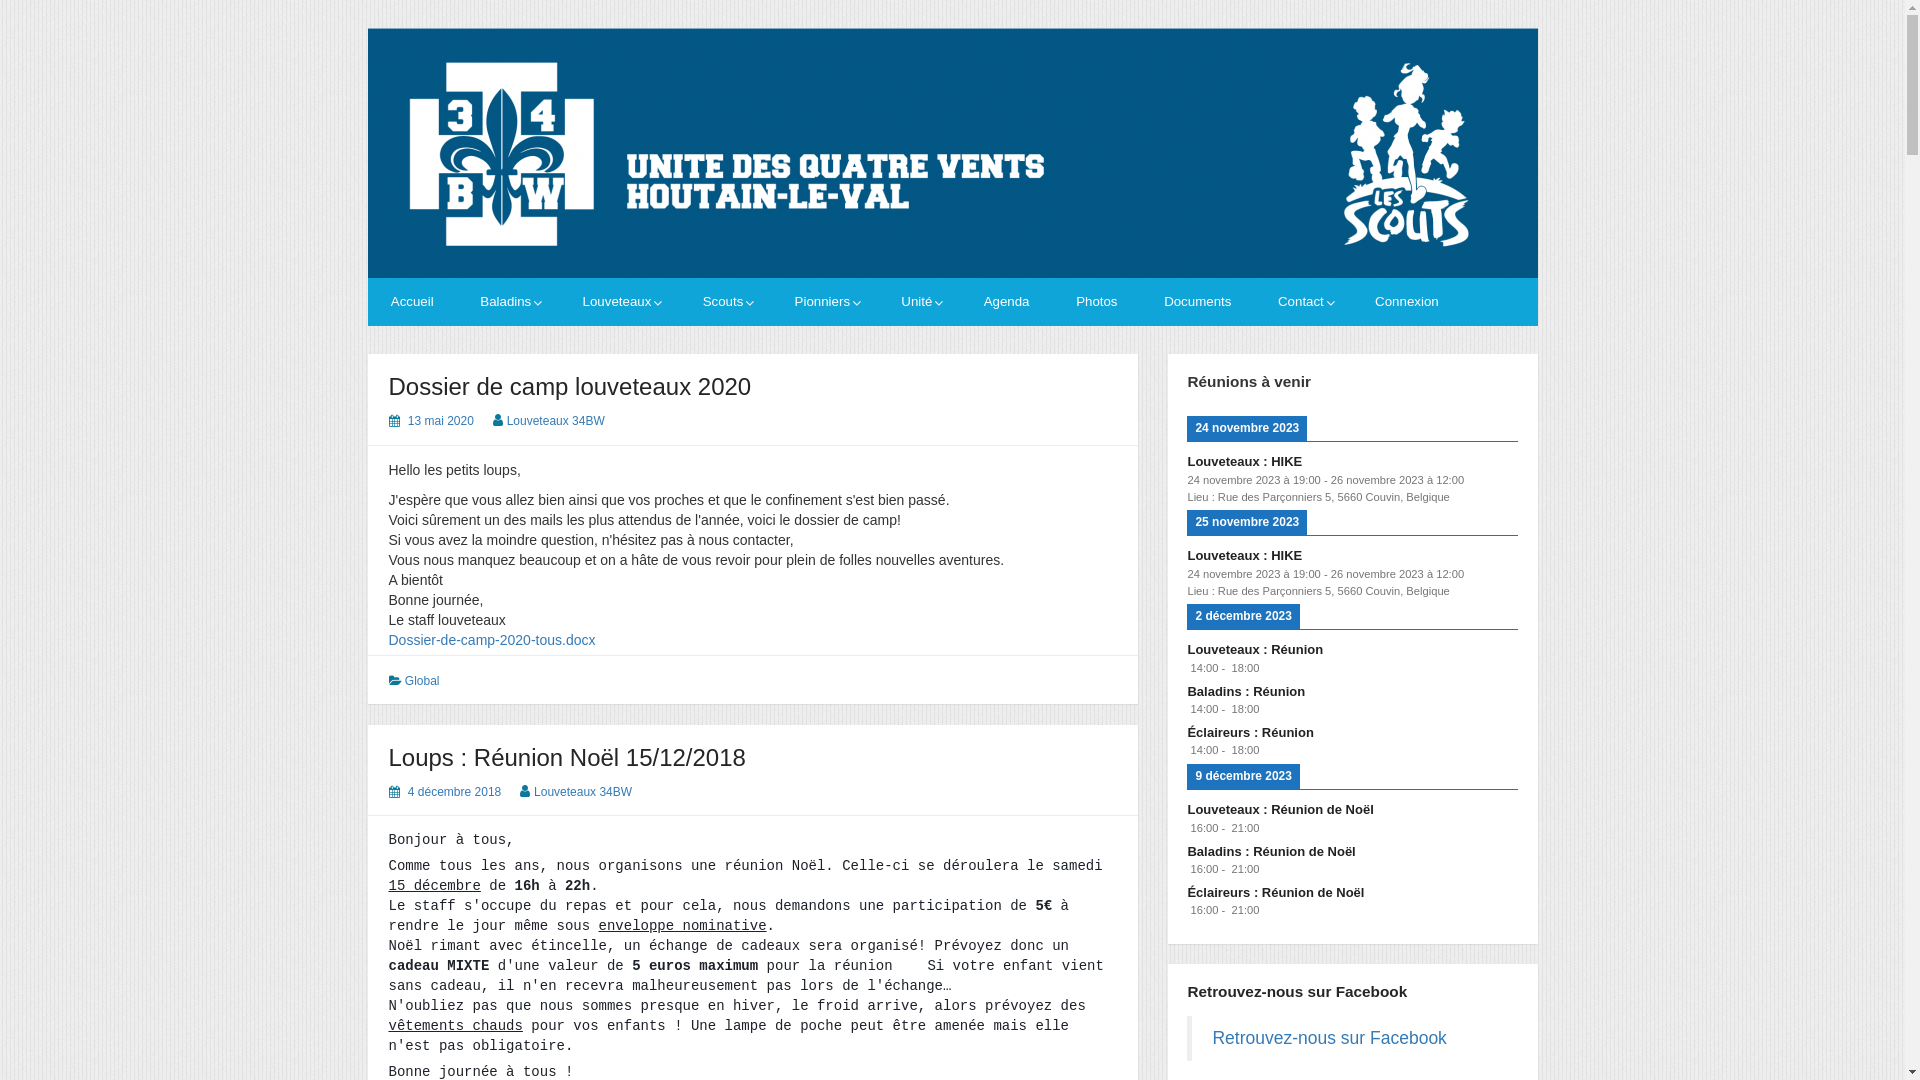 This screenshot has height=1080, width=1920. Describe the element at coordinates (1198, 301) in the screenshot. I see `'Documents'` at that location.